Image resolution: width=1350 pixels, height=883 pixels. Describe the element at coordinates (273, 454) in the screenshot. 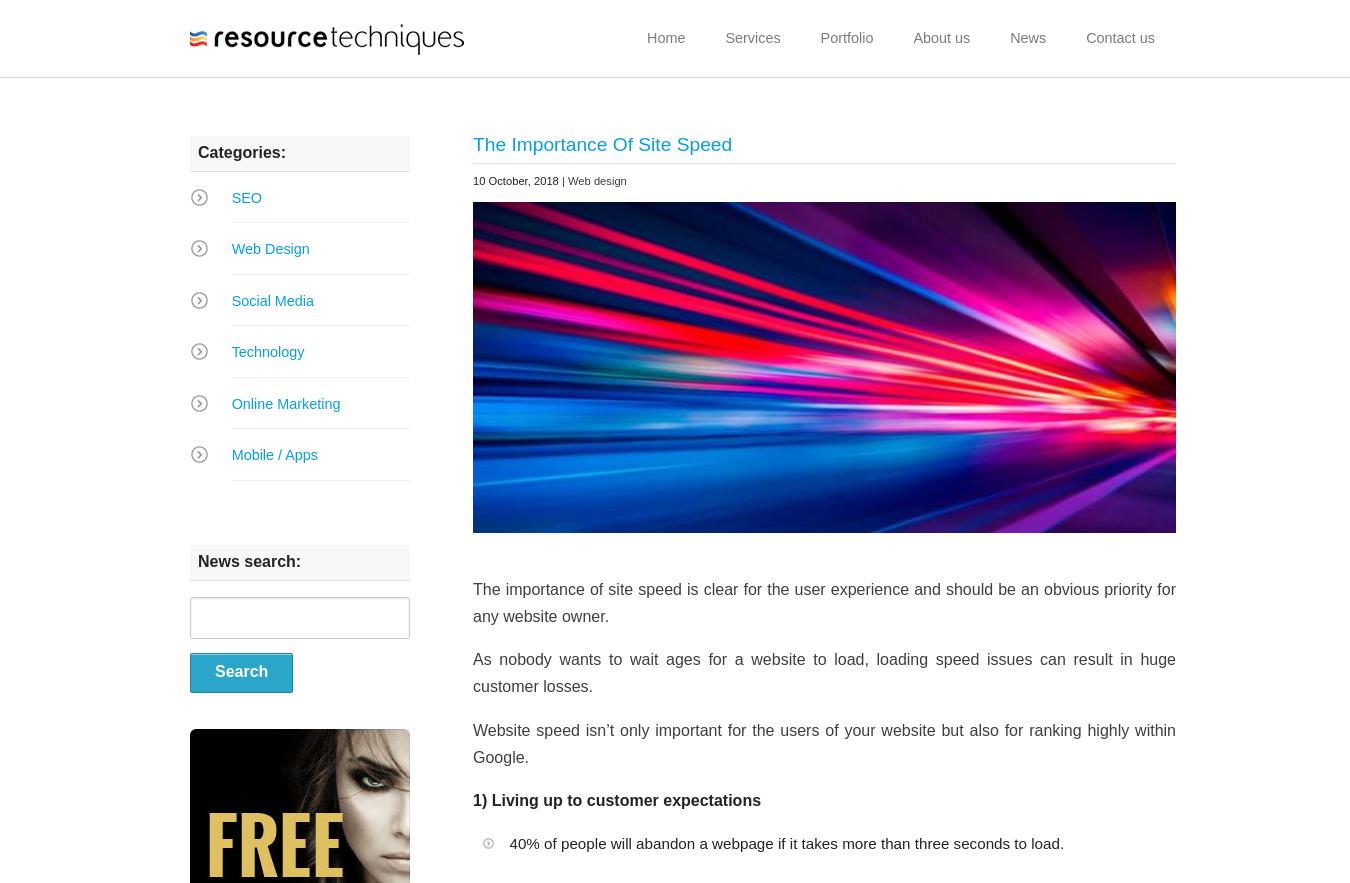

I see `'Mobile / Apps'` at that location.